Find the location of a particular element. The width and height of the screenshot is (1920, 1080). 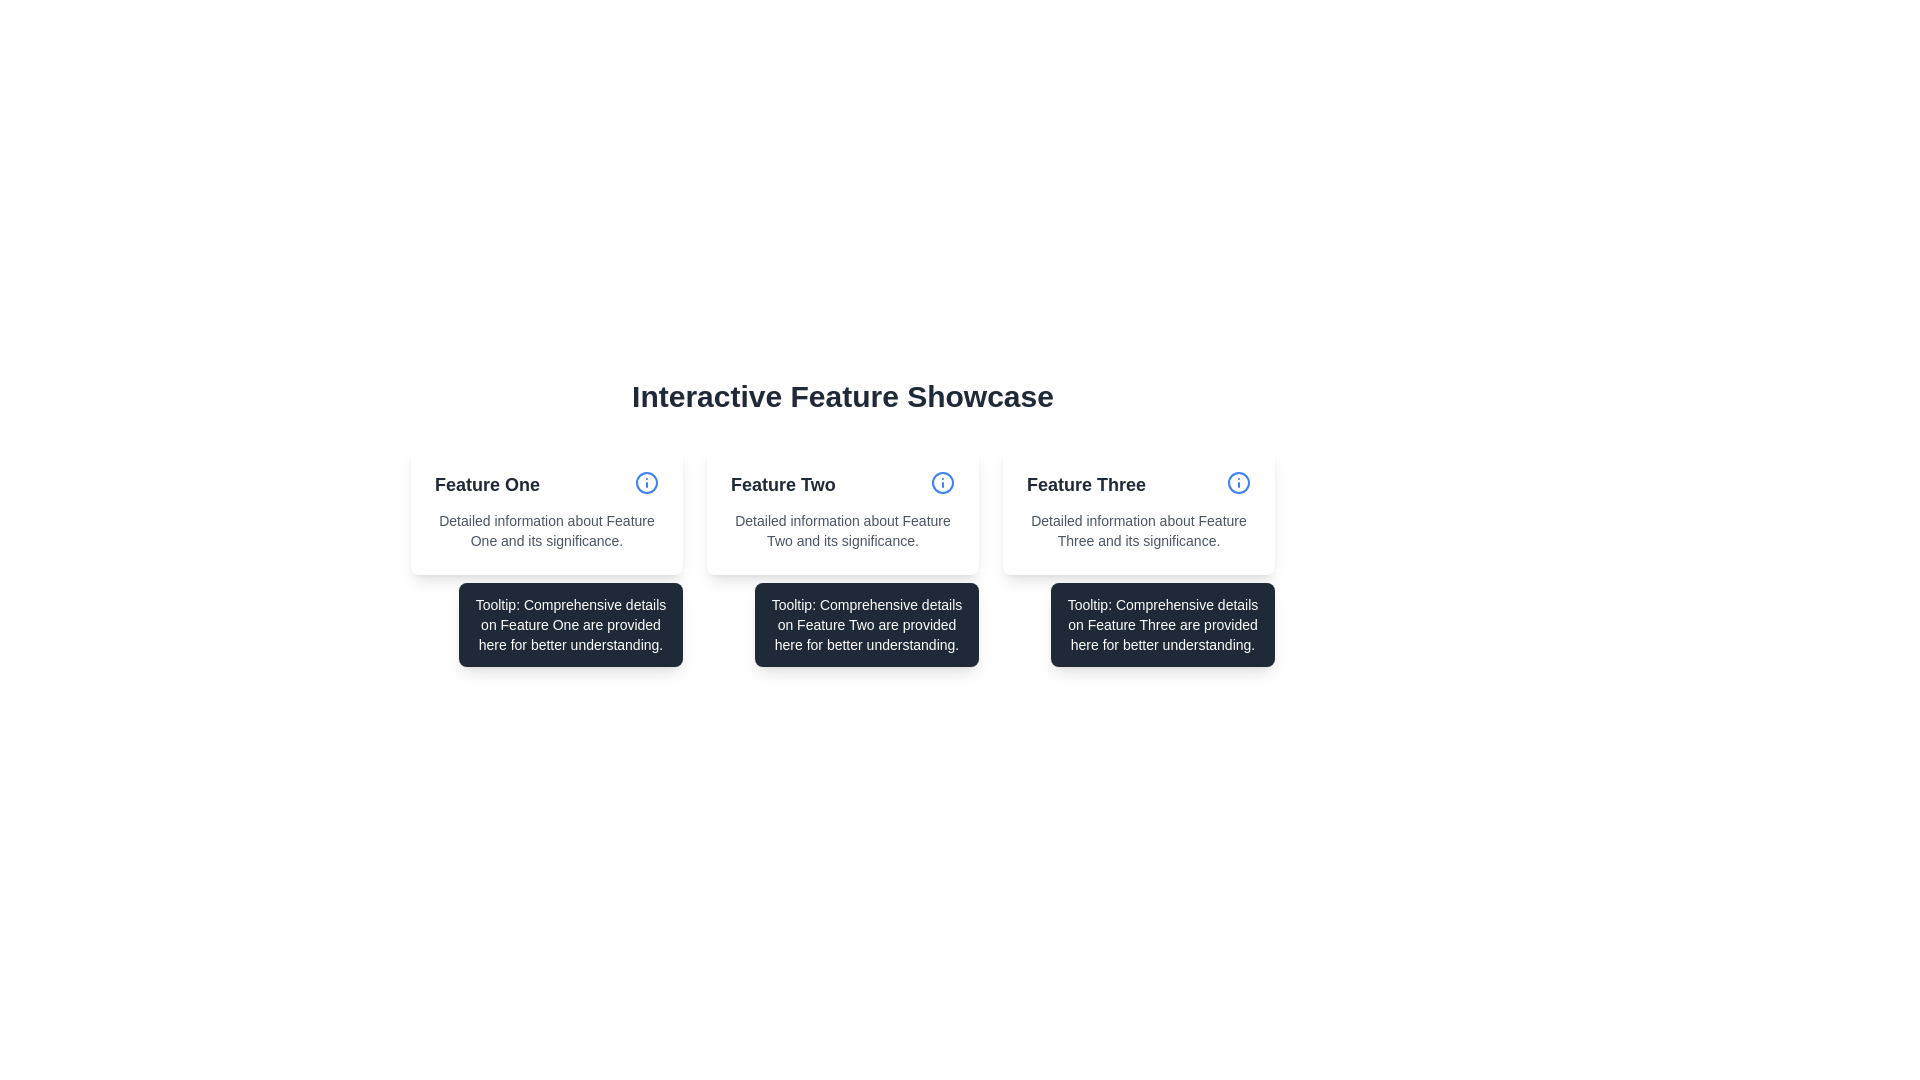

the information icon located to the right of the text 'Feature One' within the first column of the card layout is located at coordinates (647, 485).